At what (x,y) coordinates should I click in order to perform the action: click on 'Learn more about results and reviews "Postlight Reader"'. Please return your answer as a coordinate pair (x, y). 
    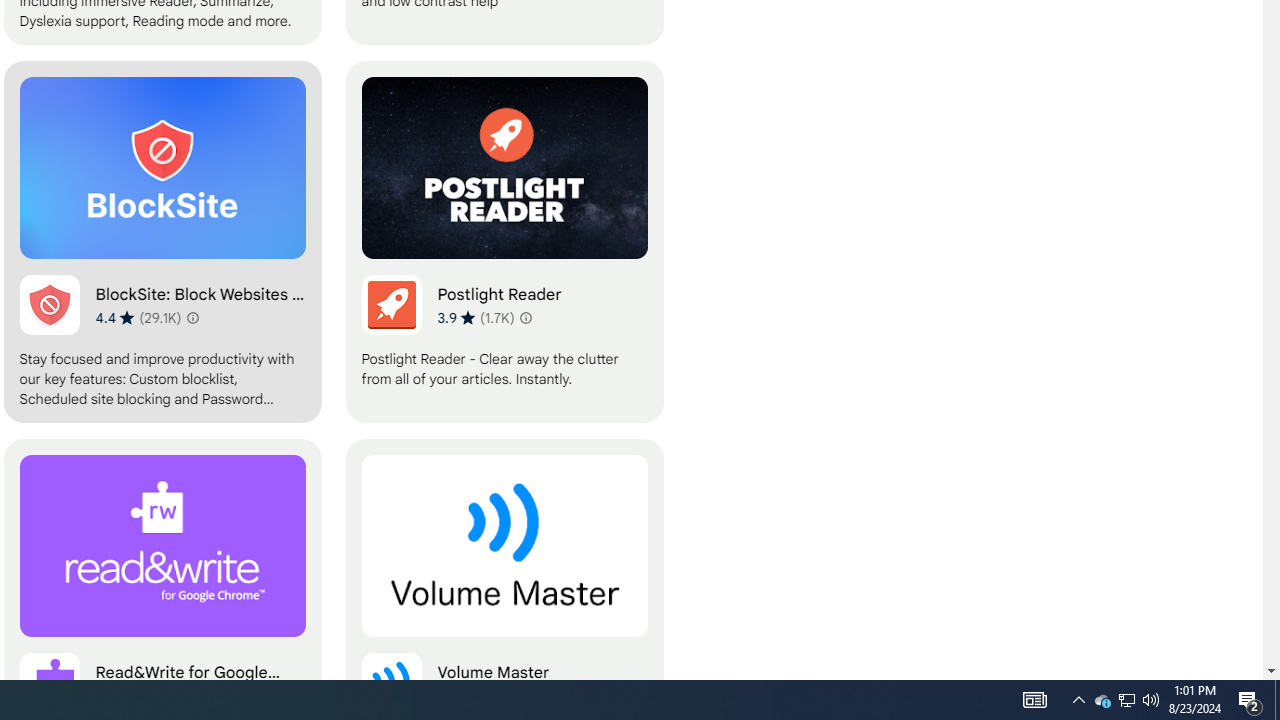
    Looking at the image, I should click on (526, 316).